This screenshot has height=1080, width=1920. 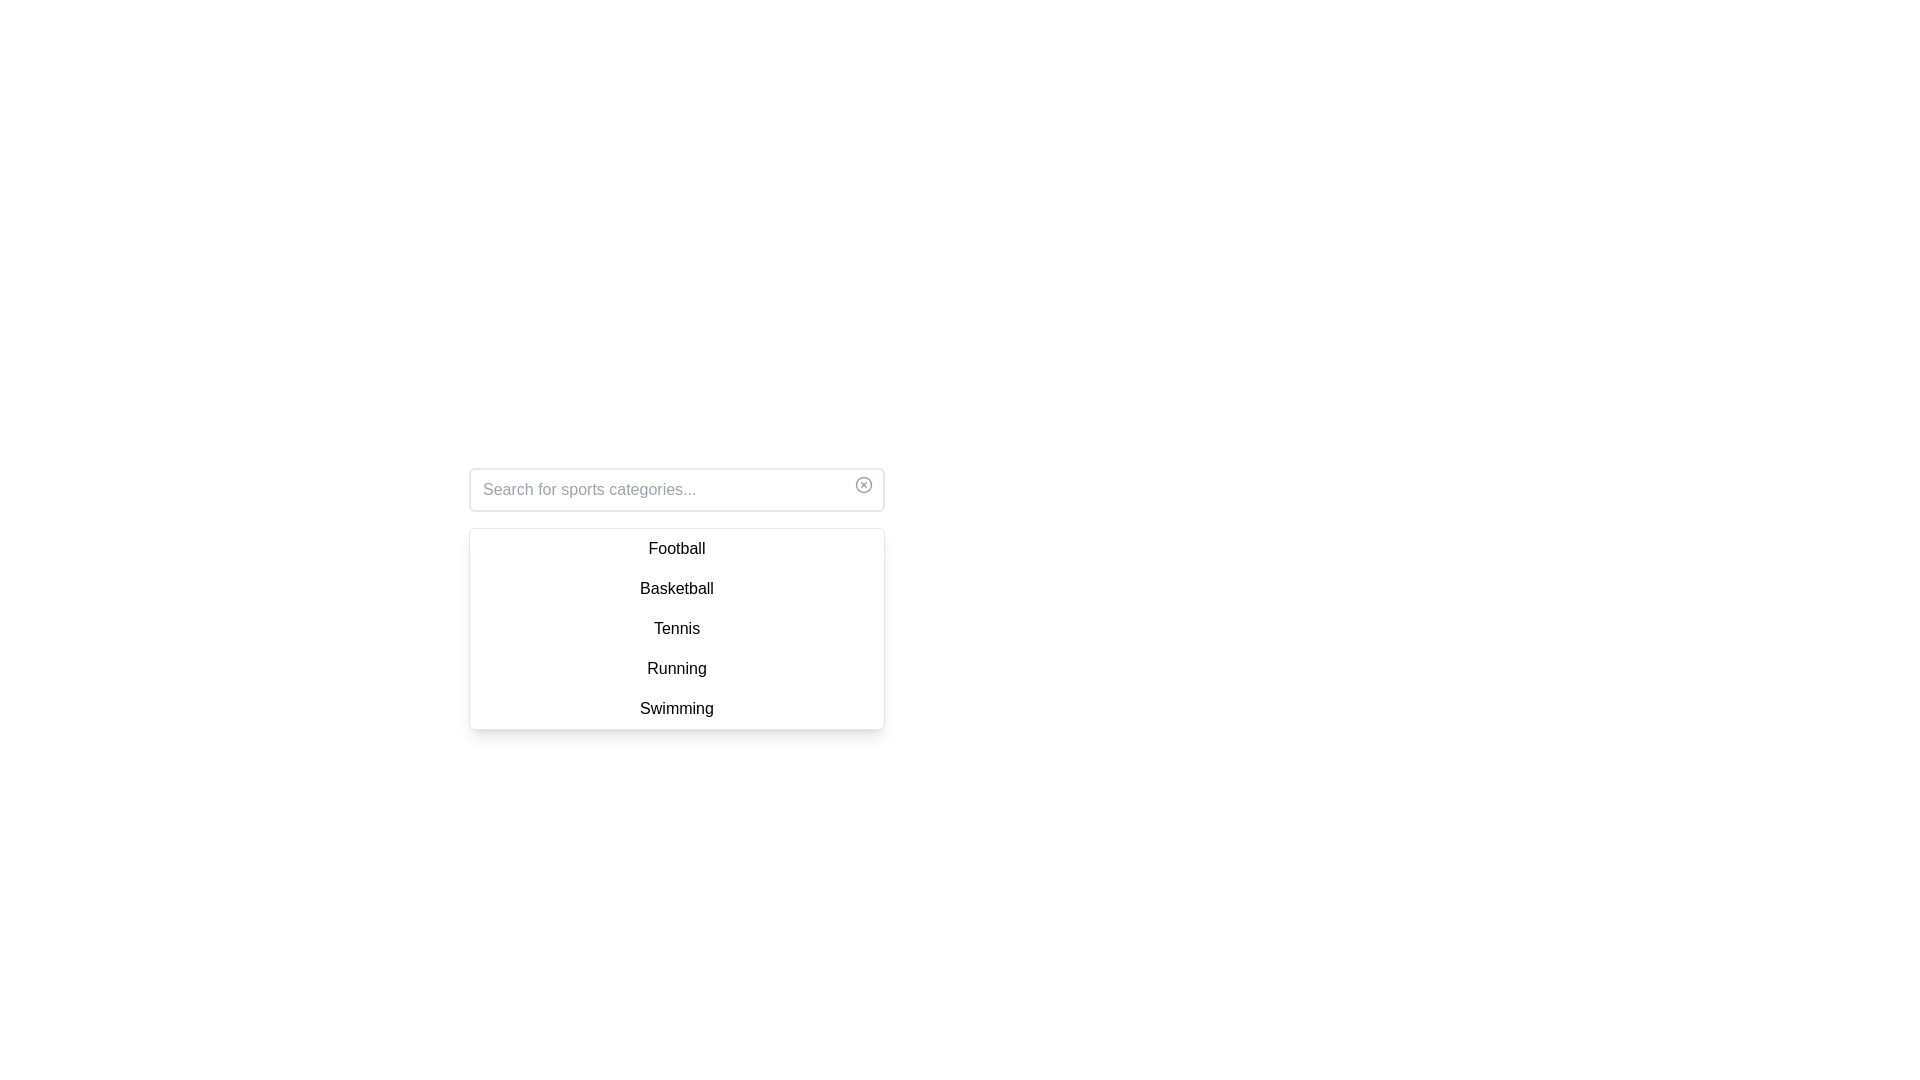 I want to click on the second selectable list item labeled 'Basketball' in the vertical sports categories list, so click(x=676, y=588).